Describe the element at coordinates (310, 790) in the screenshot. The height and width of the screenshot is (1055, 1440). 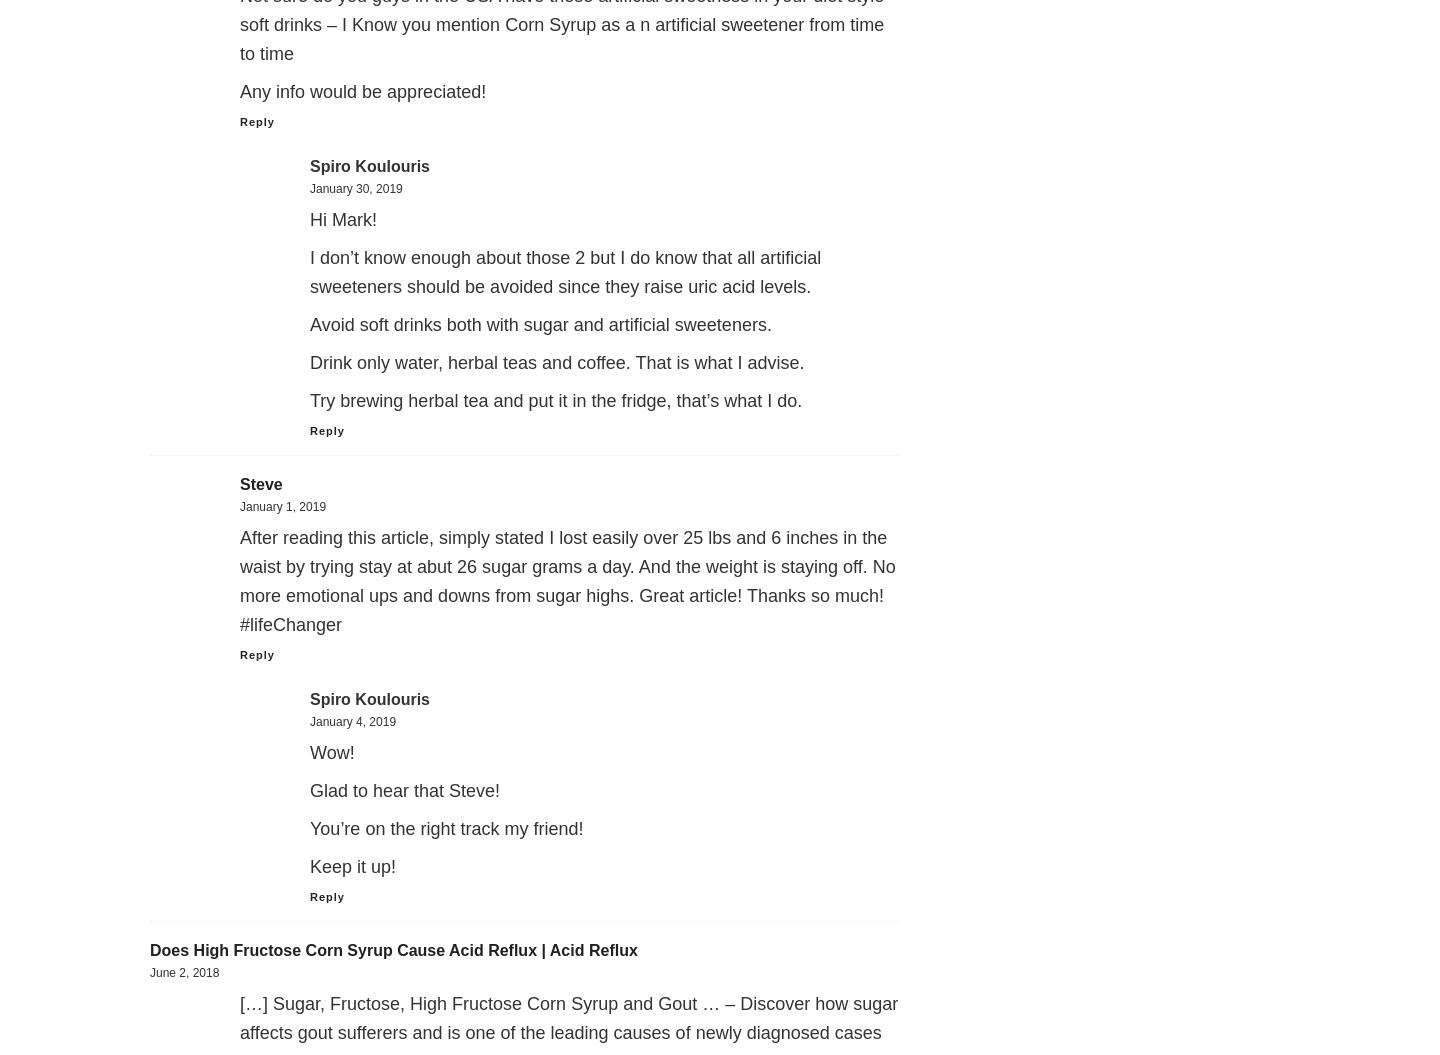
I see `'Glad to hear that Steve!'` at that location.